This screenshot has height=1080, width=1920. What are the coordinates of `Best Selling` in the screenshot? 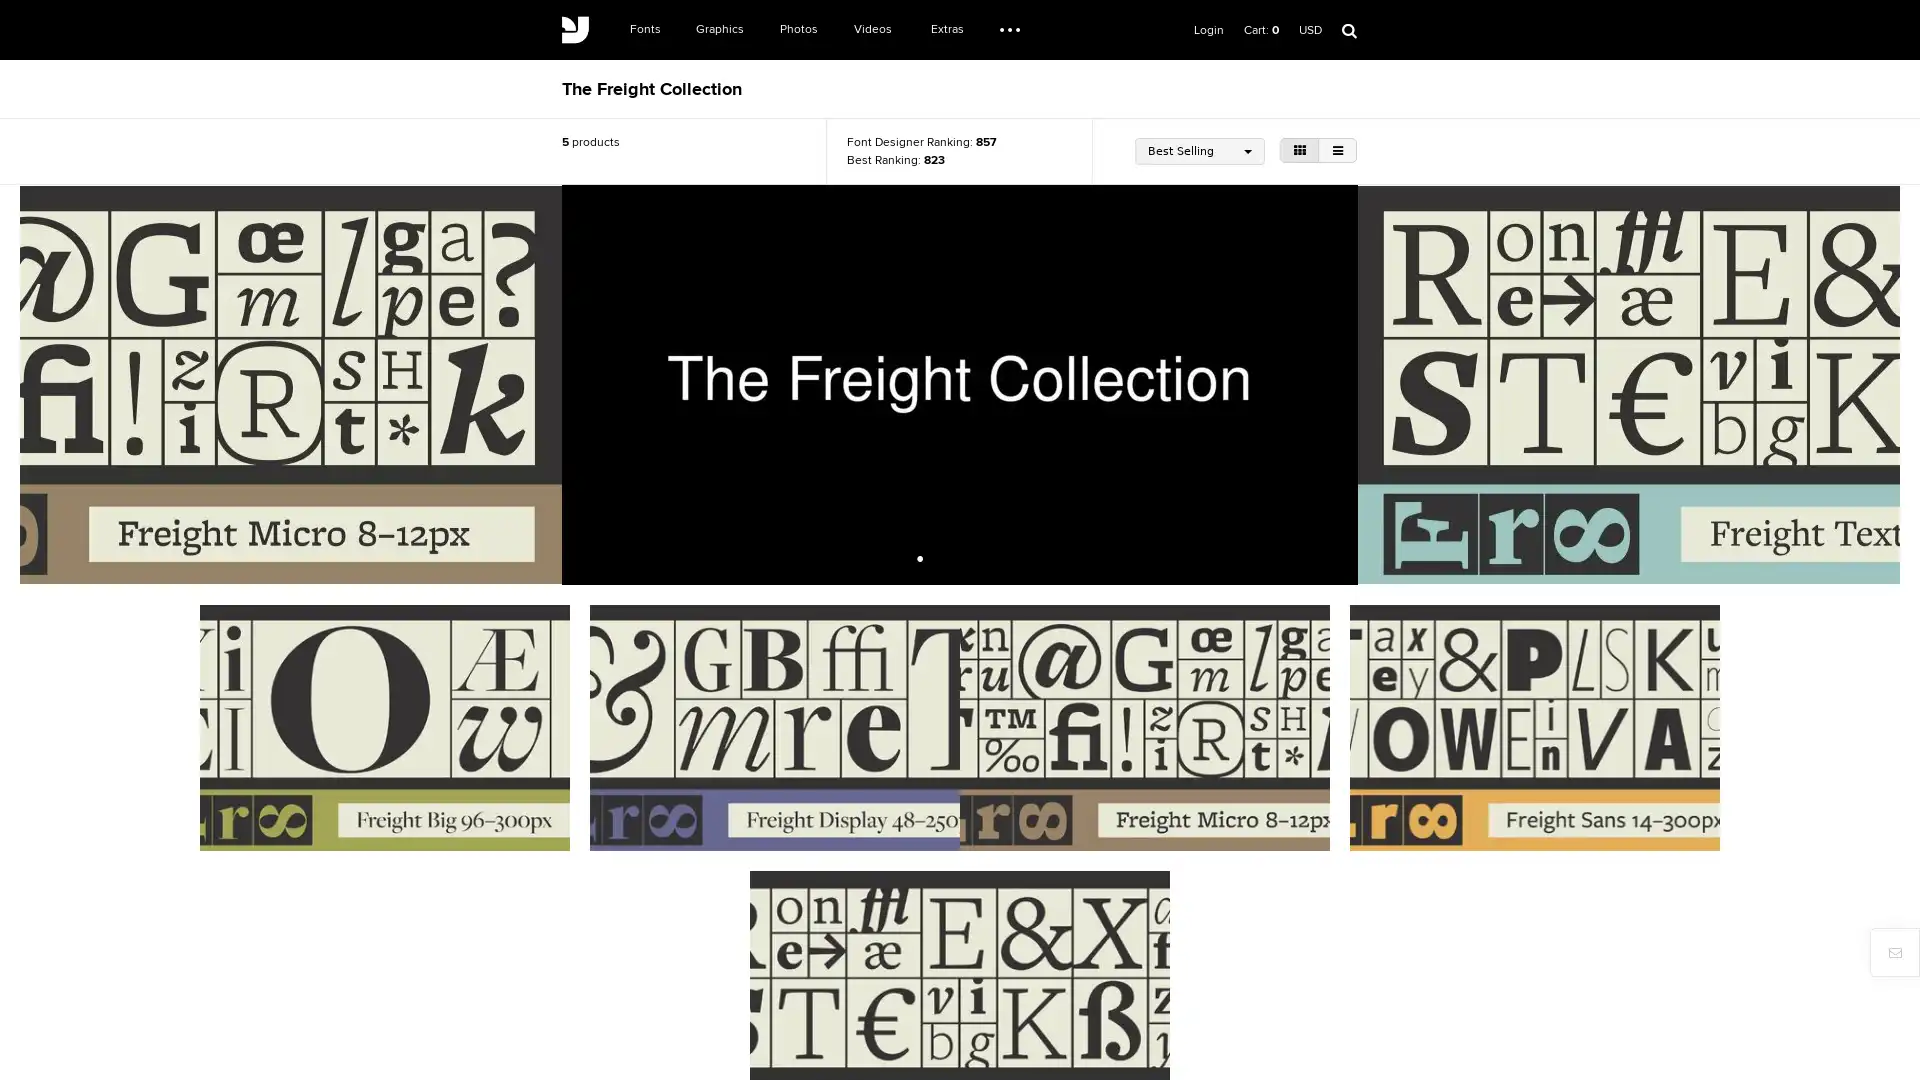 It's located at (1200, 150).